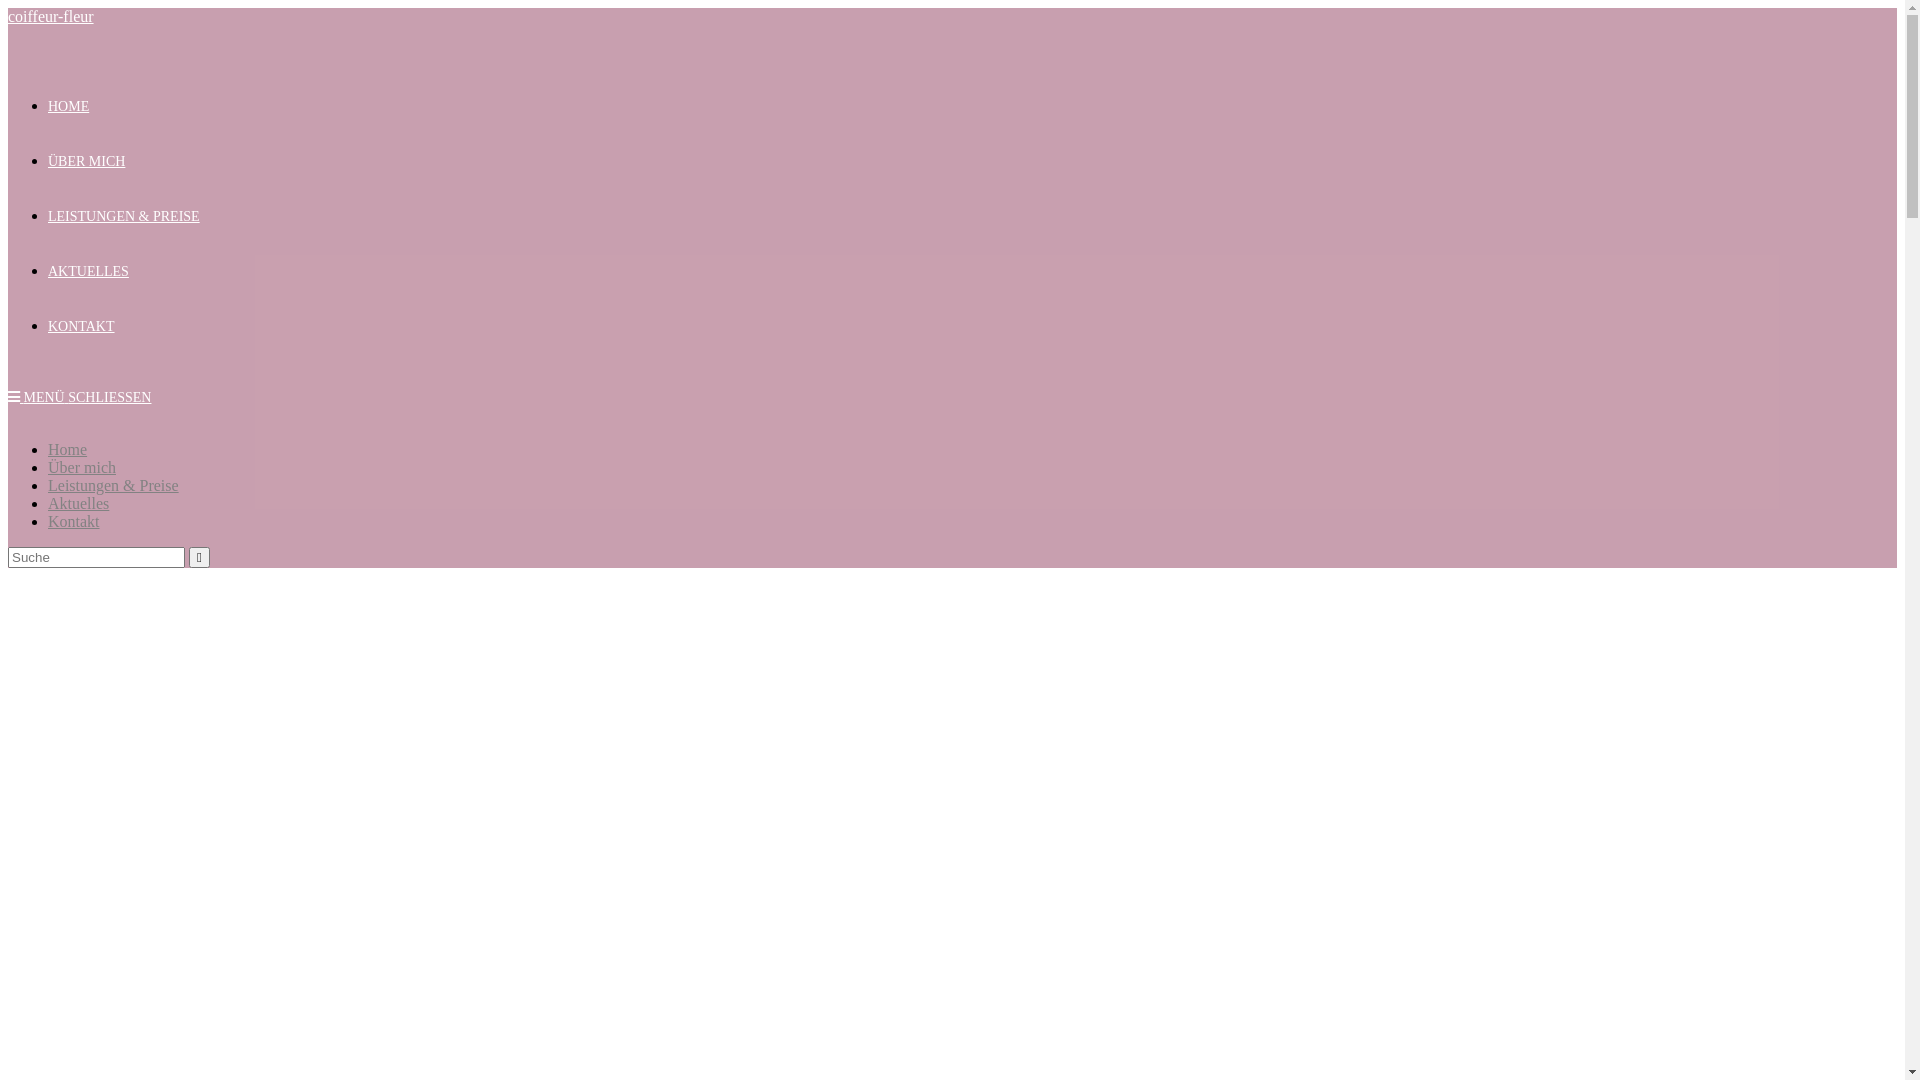 The height and width of the screenshot is (1080, 1920). I want to click on 'coiffeur-fleur', so click(51, 16).